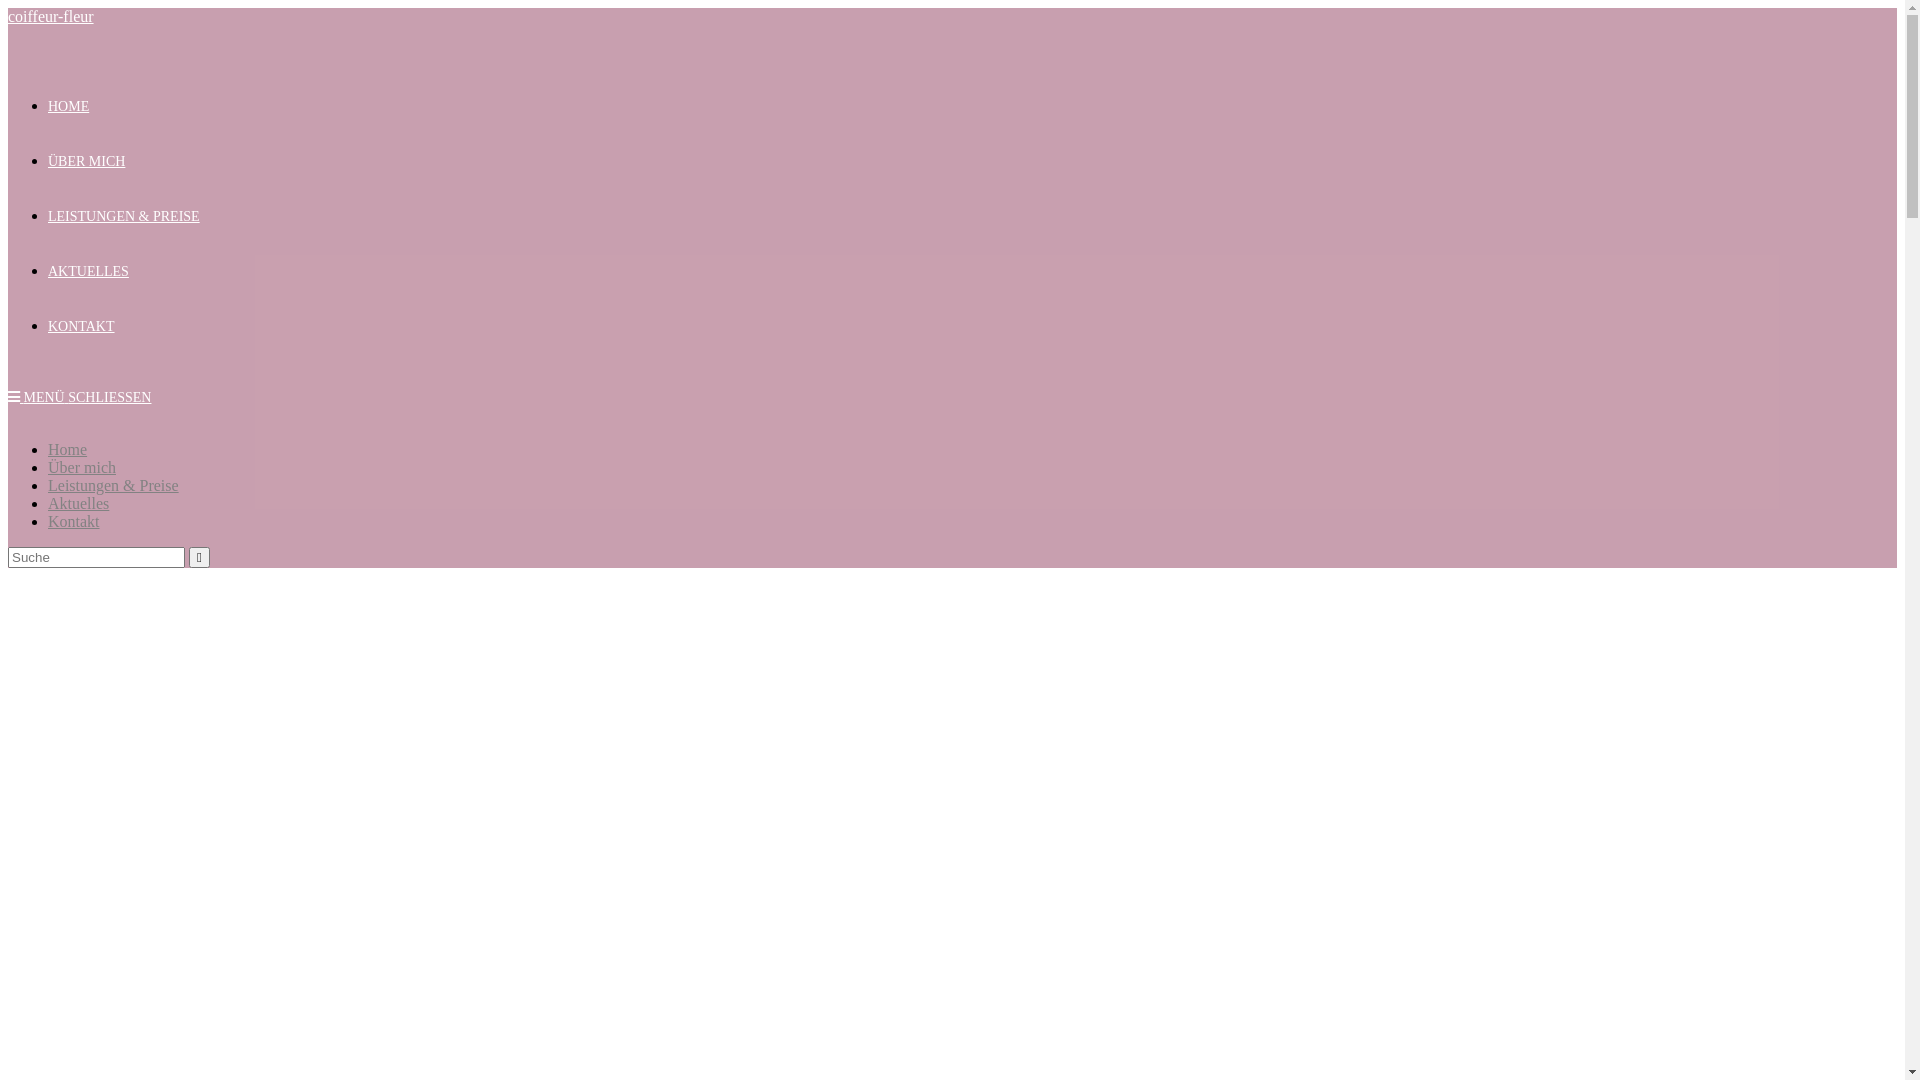 The height and width of the screenshot is (1080, 1920). I want to click on 'coiffeur-fleur', so click(51, 16).